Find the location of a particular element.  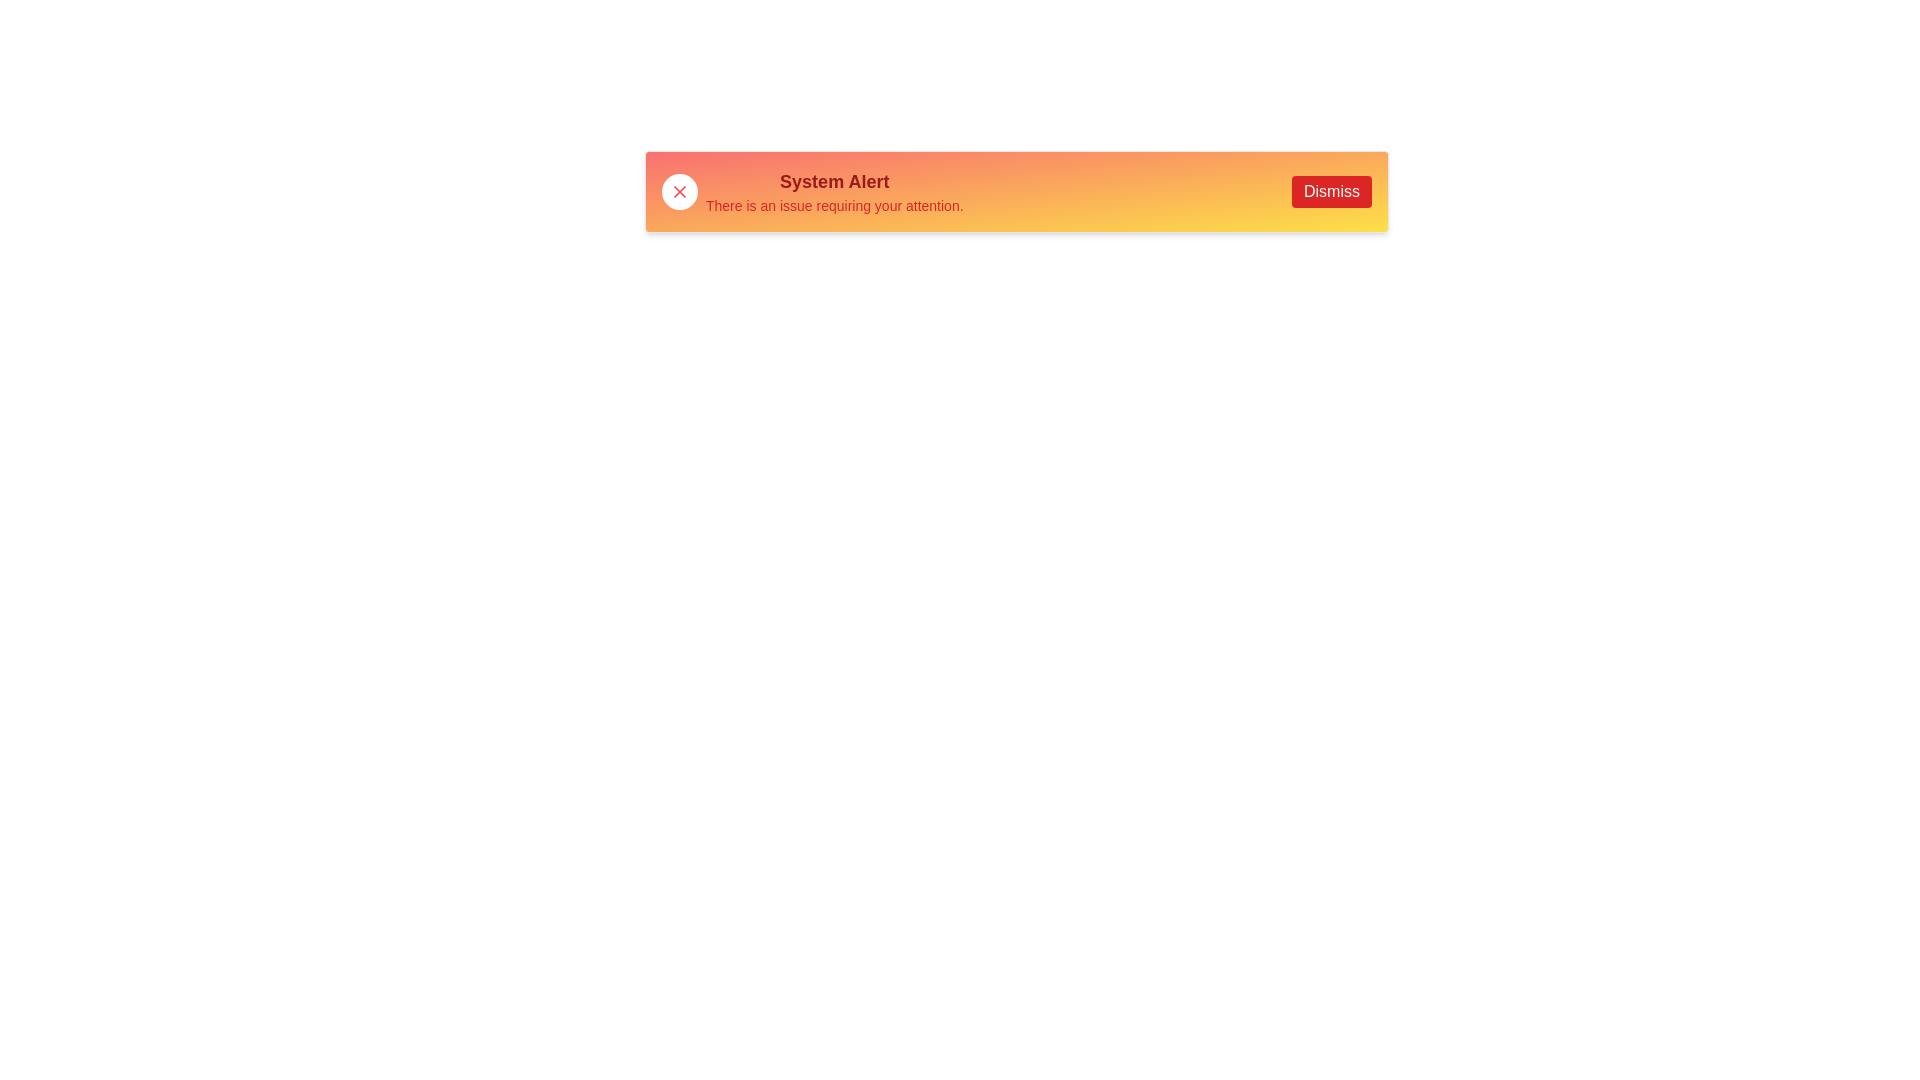

the circular button with a red 'X' icon is located at coordinates (680, 192).